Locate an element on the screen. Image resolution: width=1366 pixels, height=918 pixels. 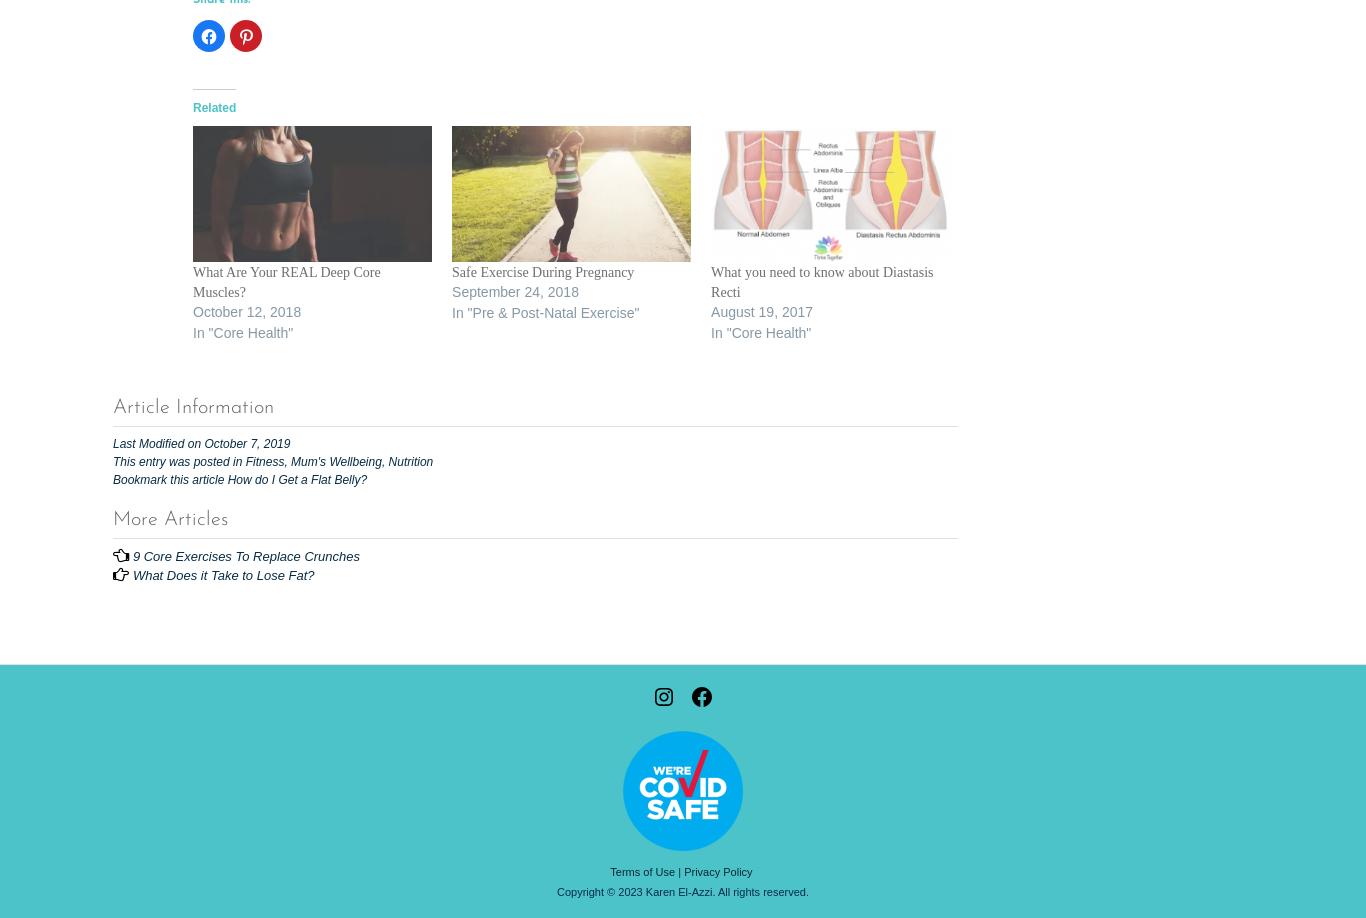
'|' is located at coordinates (678, 871).